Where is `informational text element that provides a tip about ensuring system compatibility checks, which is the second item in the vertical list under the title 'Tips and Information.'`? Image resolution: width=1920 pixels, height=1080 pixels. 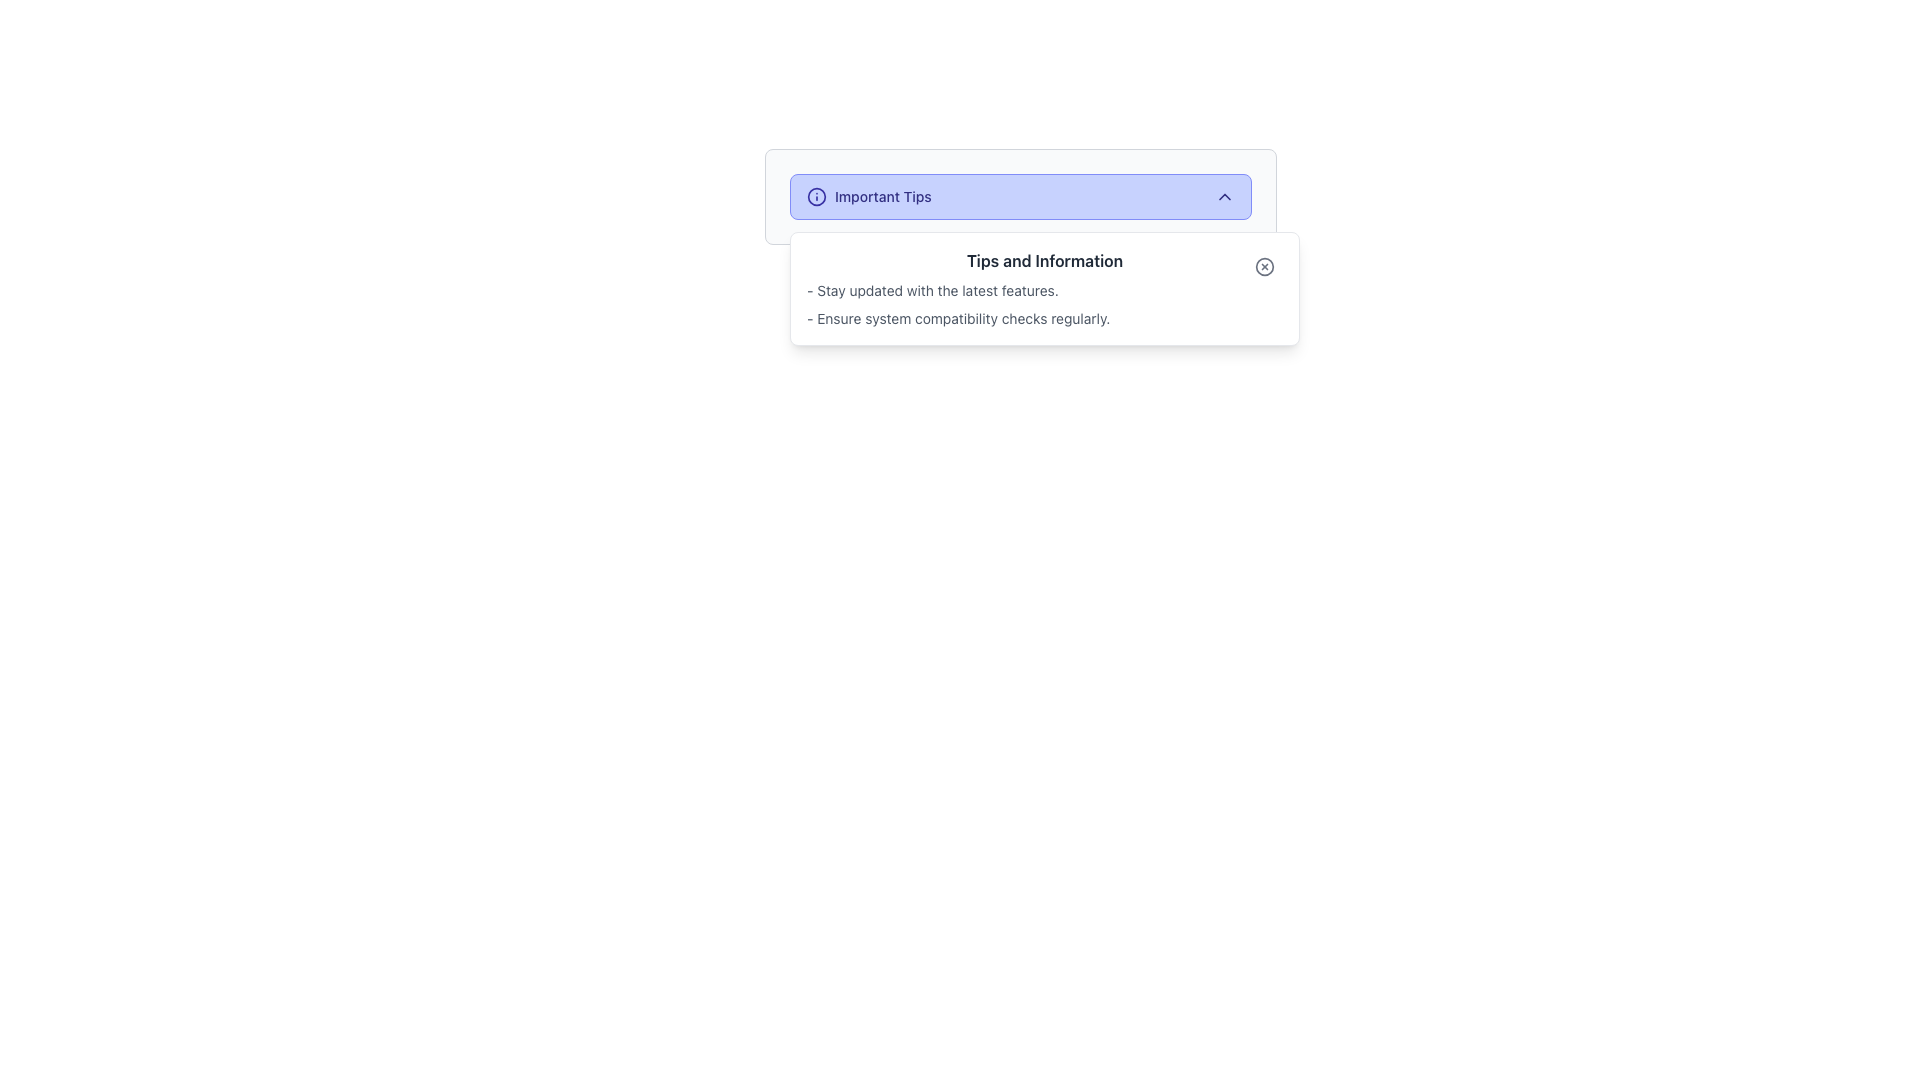
informational text element that provides a tip about ensuring system compatibility checks, which is the second item in the vertical list under the title 'Tips and Information.' is located at coordinates (1044, 318).